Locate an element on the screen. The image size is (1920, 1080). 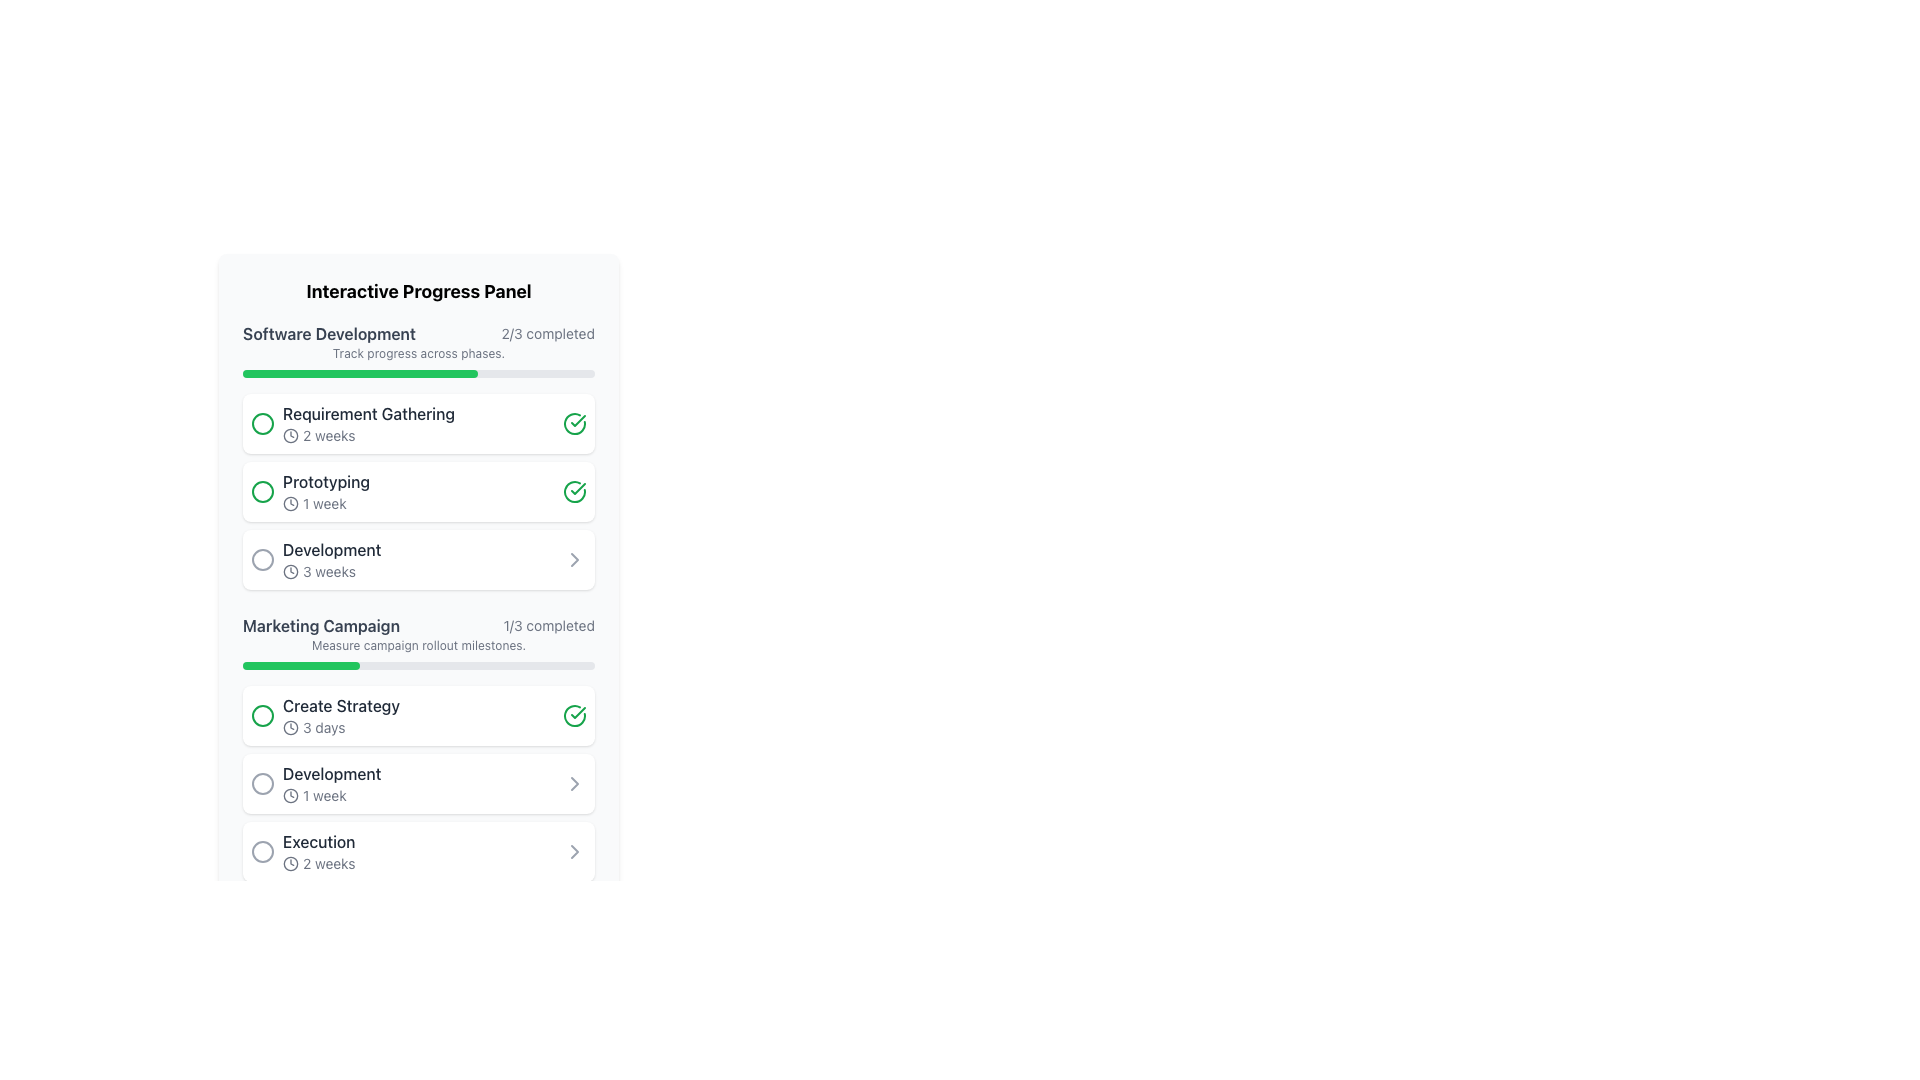
the List item titled 'Prototyping 1 week' which has a bold title 'Prototyping' and is visually encapsulated in a white rectangular card under the 'Software Development' section is located at coordinates (309, 492).